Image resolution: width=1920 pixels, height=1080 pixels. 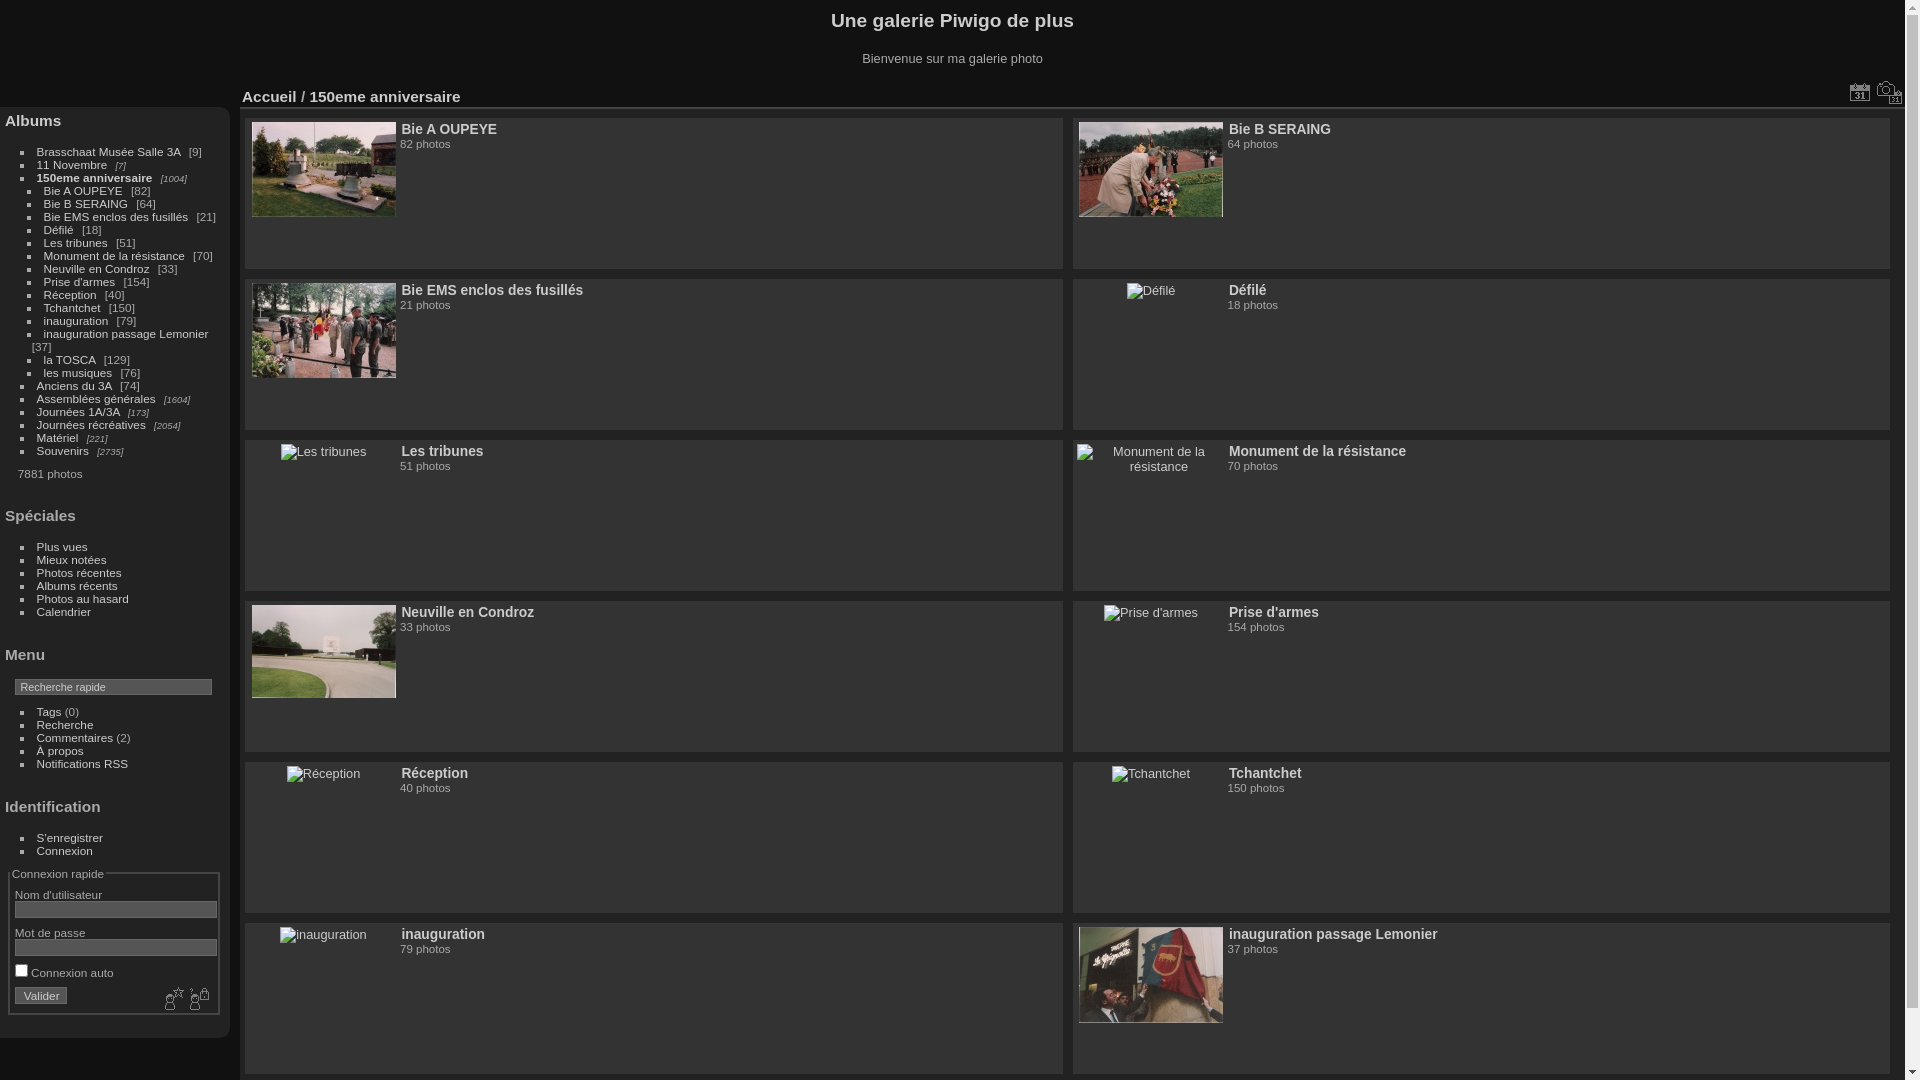 What do you see at coordinates (268, 96) in the screenshot?
I see `'Accueil'` at bounding box center [268, 96].